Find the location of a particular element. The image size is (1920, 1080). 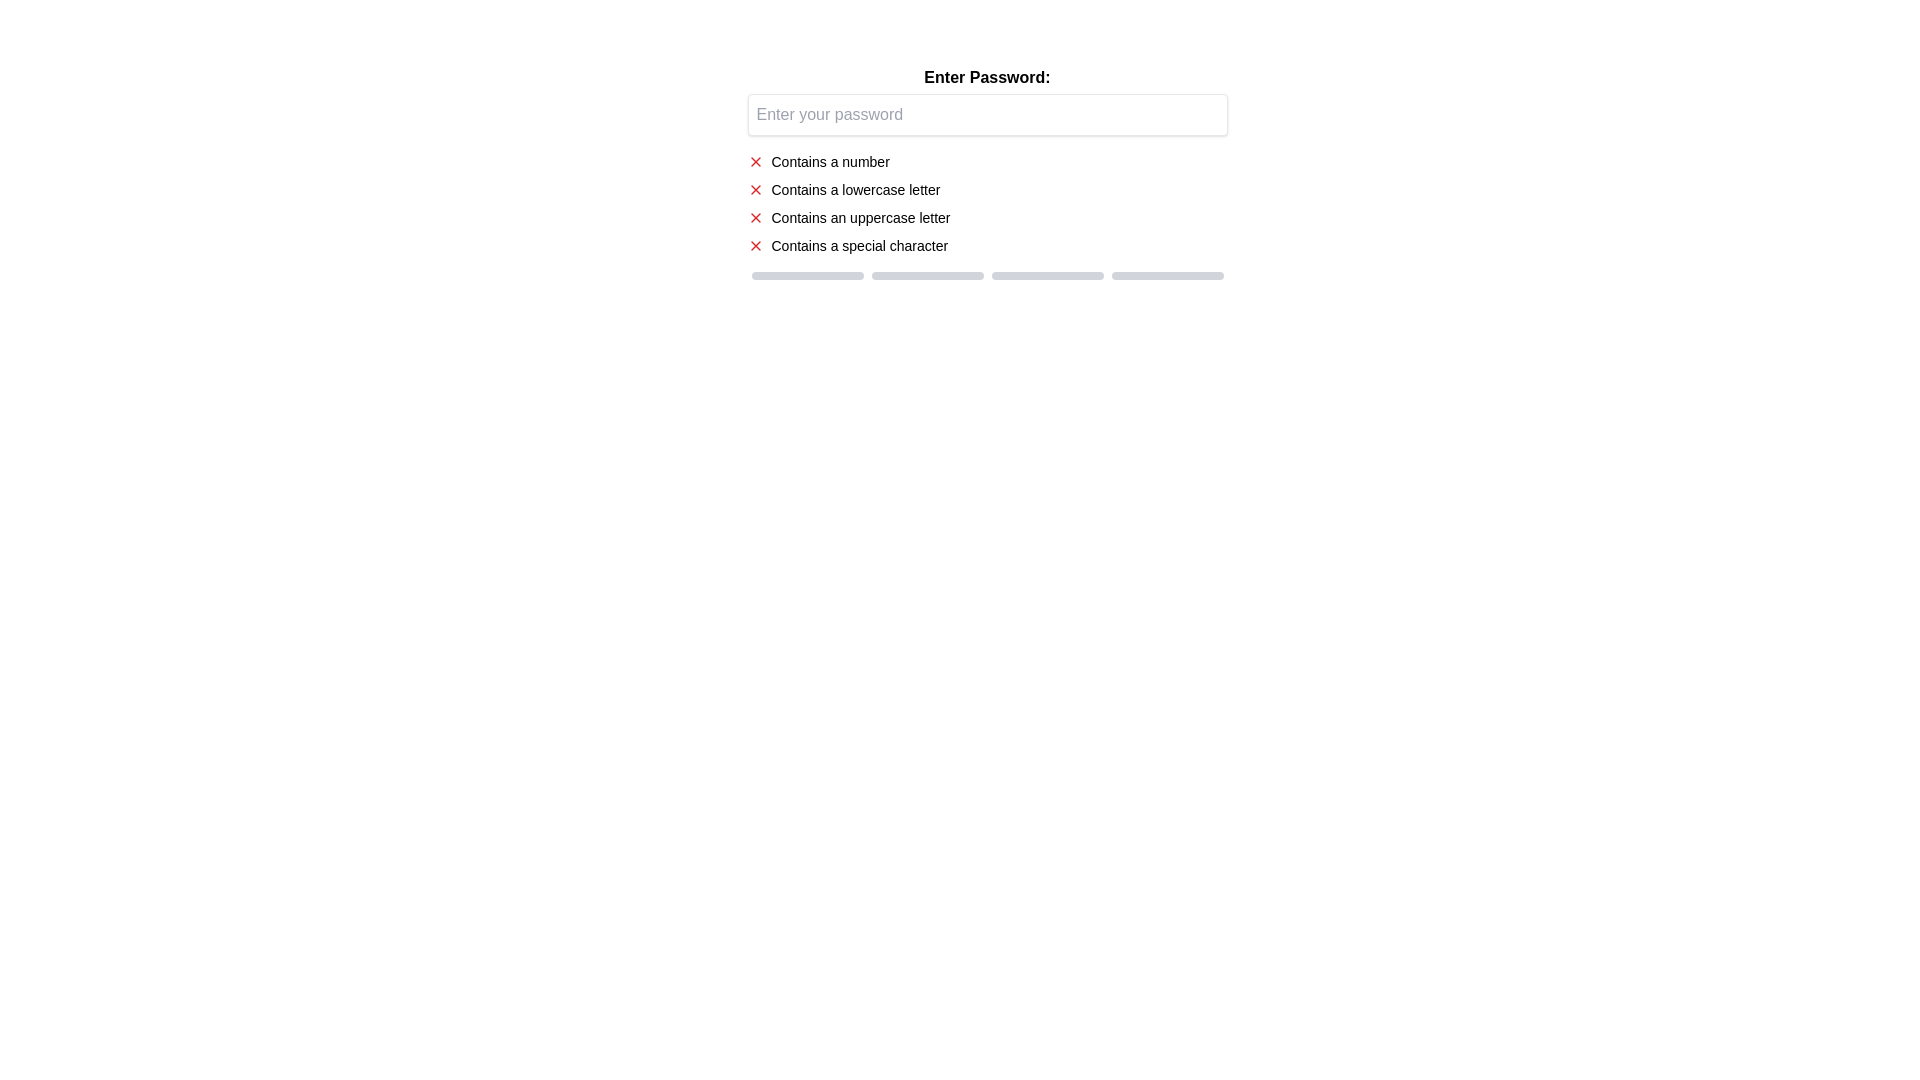

the validation message text that indicates the password must include at least one special character, positioned beneath the 'Contains an uppercase letter' message is located at coordinates (859, 245).